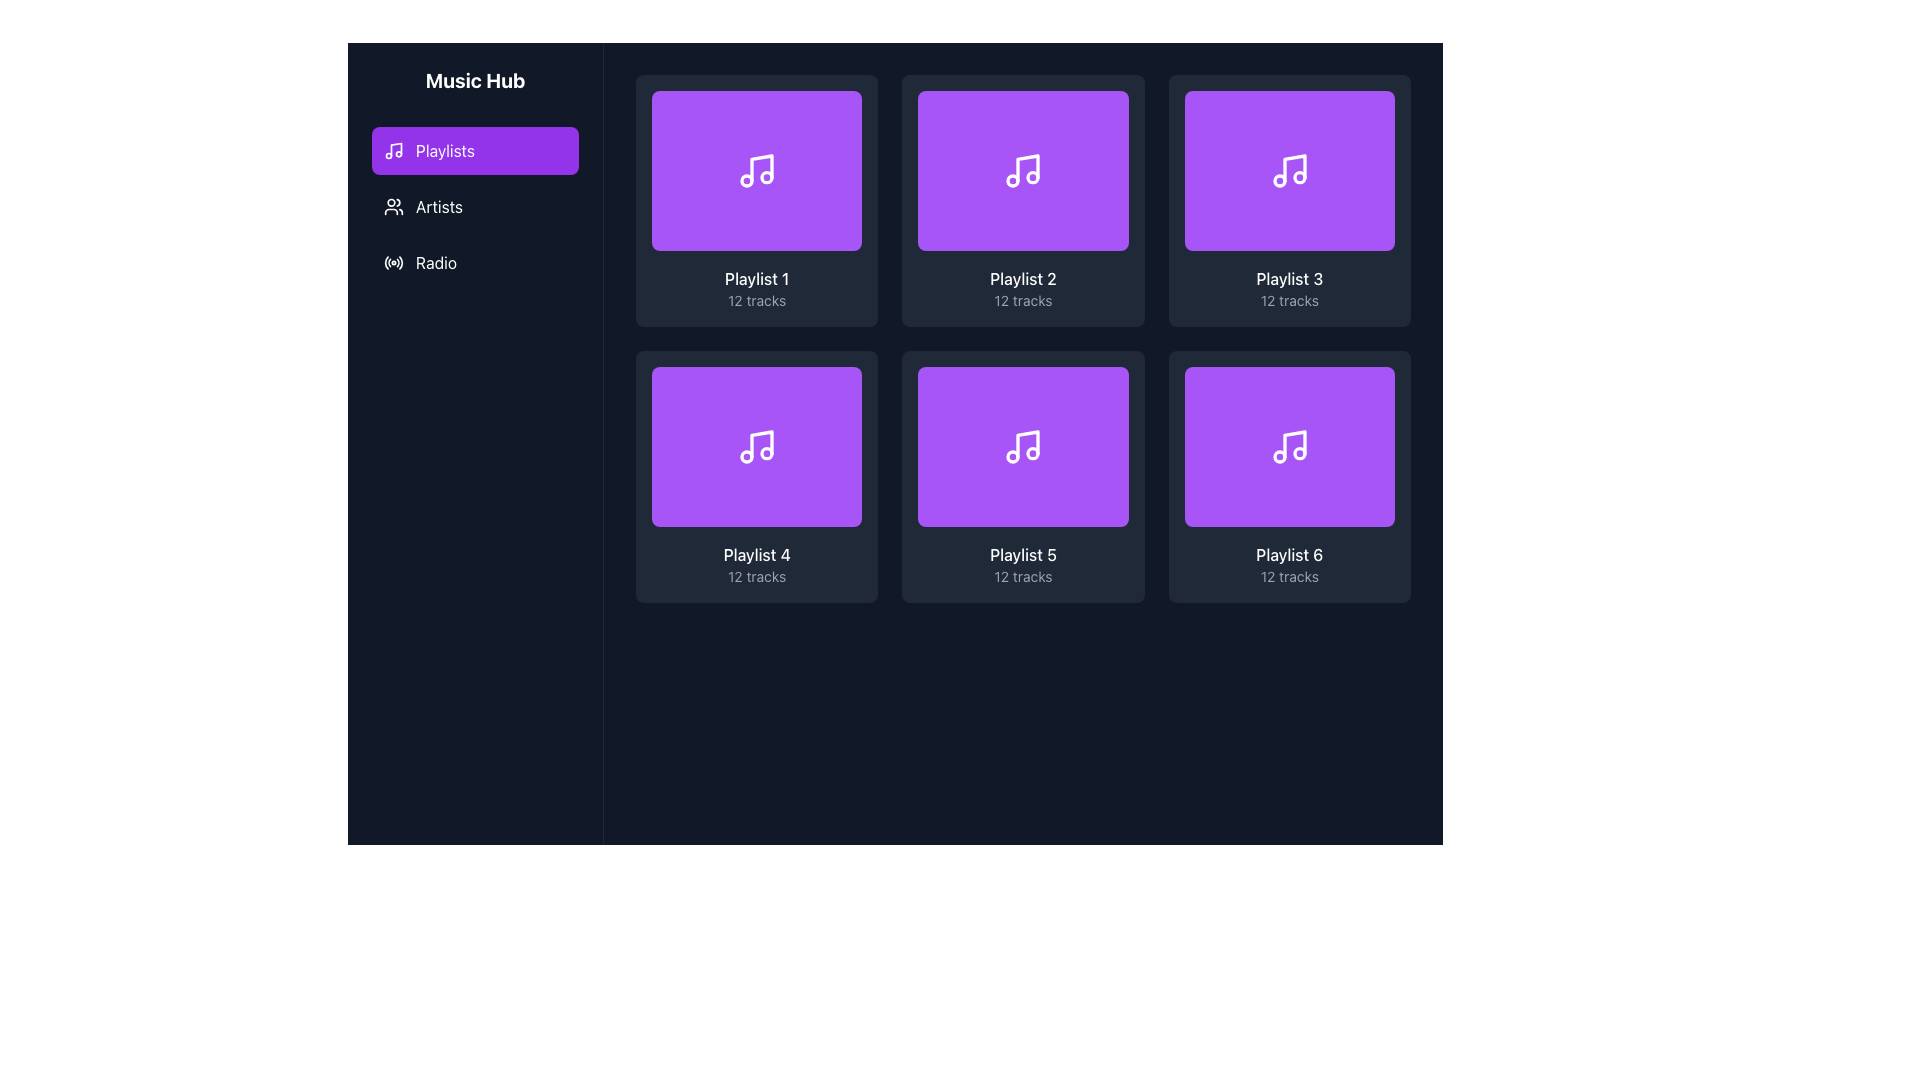 Image resolution: width=1920 pixels, height=1080 pixels. Describe the element at coordinates (393, 261) in the screenshot. I see `the 'Radio' icon` at that location.